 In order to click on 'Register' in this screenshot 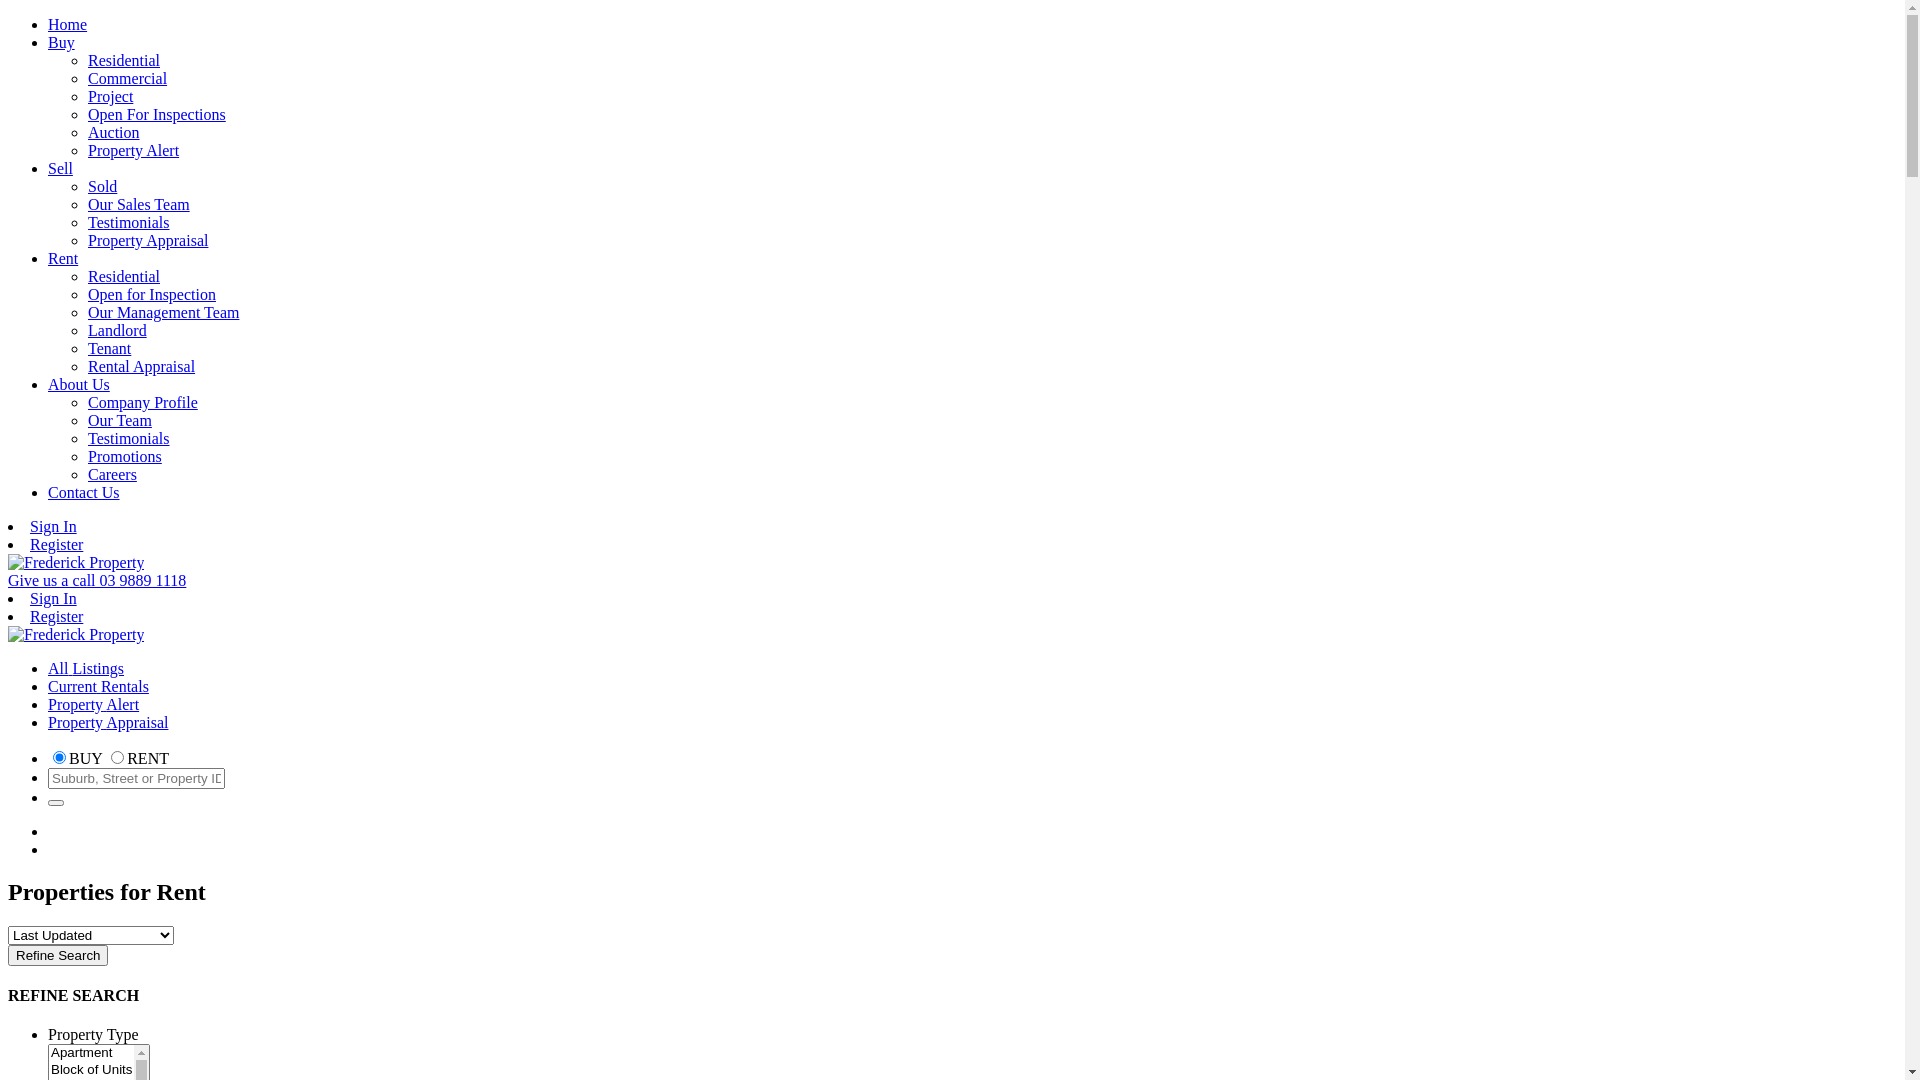, I will do `click(29, 544)`.